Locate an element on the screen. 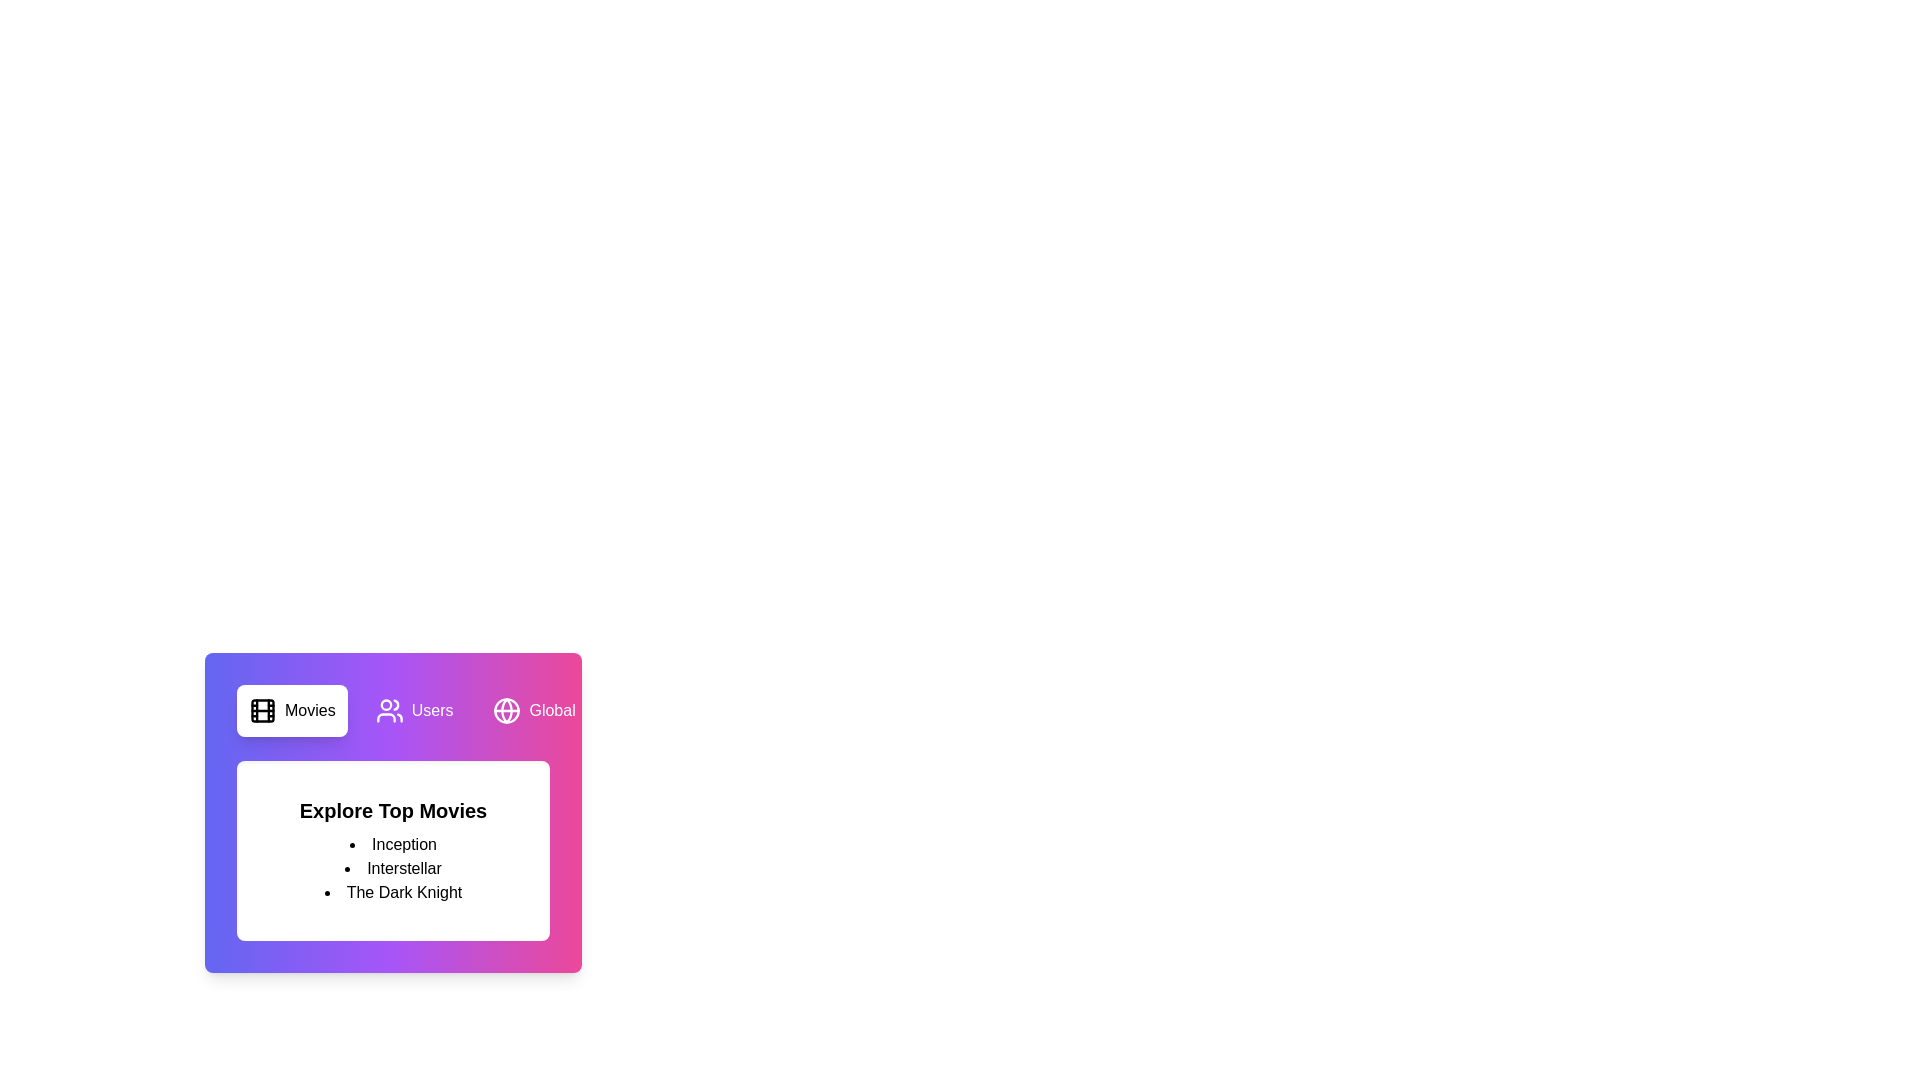 This screenshot has height=1080, width=1920. the tab labeled Users is located at coordinates (413, 709).